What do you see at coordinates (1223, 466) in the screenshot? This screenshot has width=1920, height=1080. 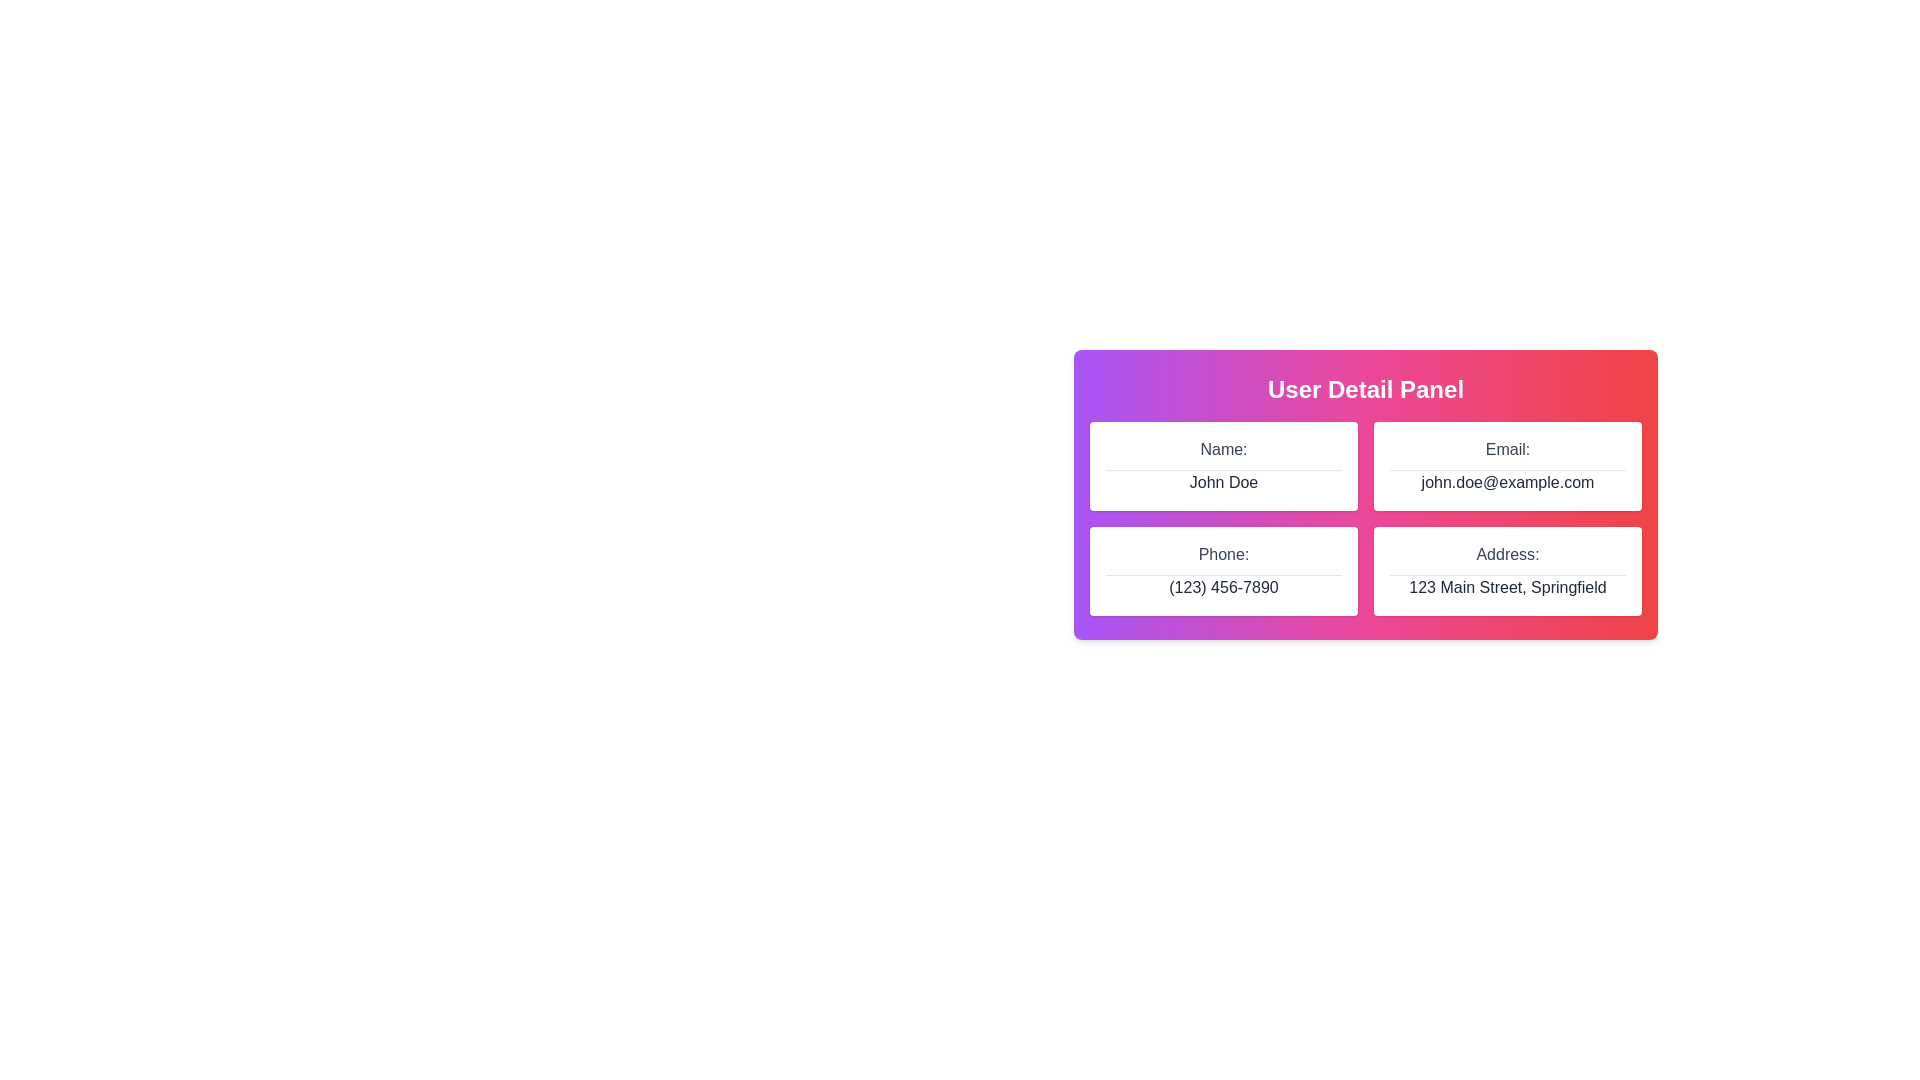 I see `the Text Display Box containing the label 'Name:' and the name 'John Doe', located in the User Detail Panel, which is the first box in a 2x2 grid layout` at bounding box center [1223, 466].